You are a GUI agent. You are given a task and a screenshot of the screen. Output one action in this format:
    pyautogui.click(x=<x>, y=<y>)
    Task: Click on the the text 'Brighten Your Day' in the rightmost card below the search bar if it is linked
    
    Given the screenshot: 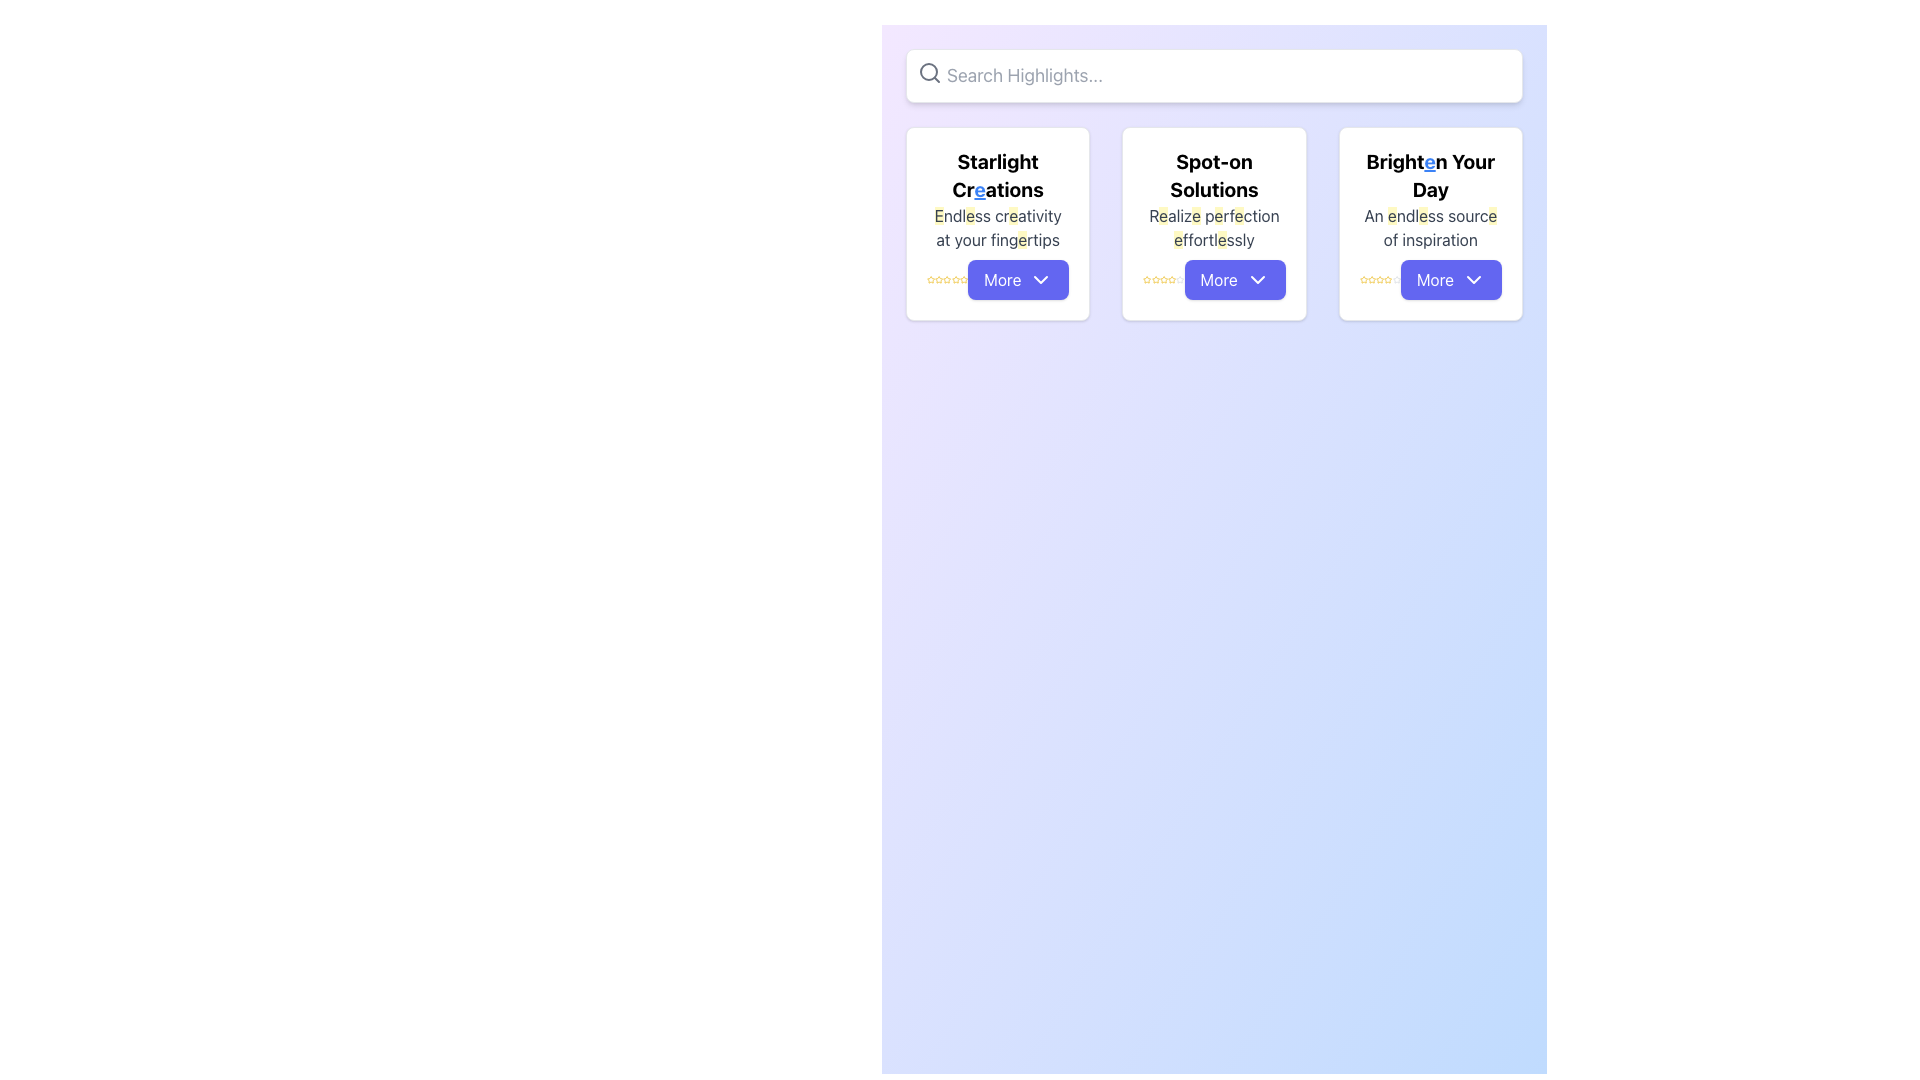 What is the action you would take?
    pyautogui.click(x=1394, y=160)
    